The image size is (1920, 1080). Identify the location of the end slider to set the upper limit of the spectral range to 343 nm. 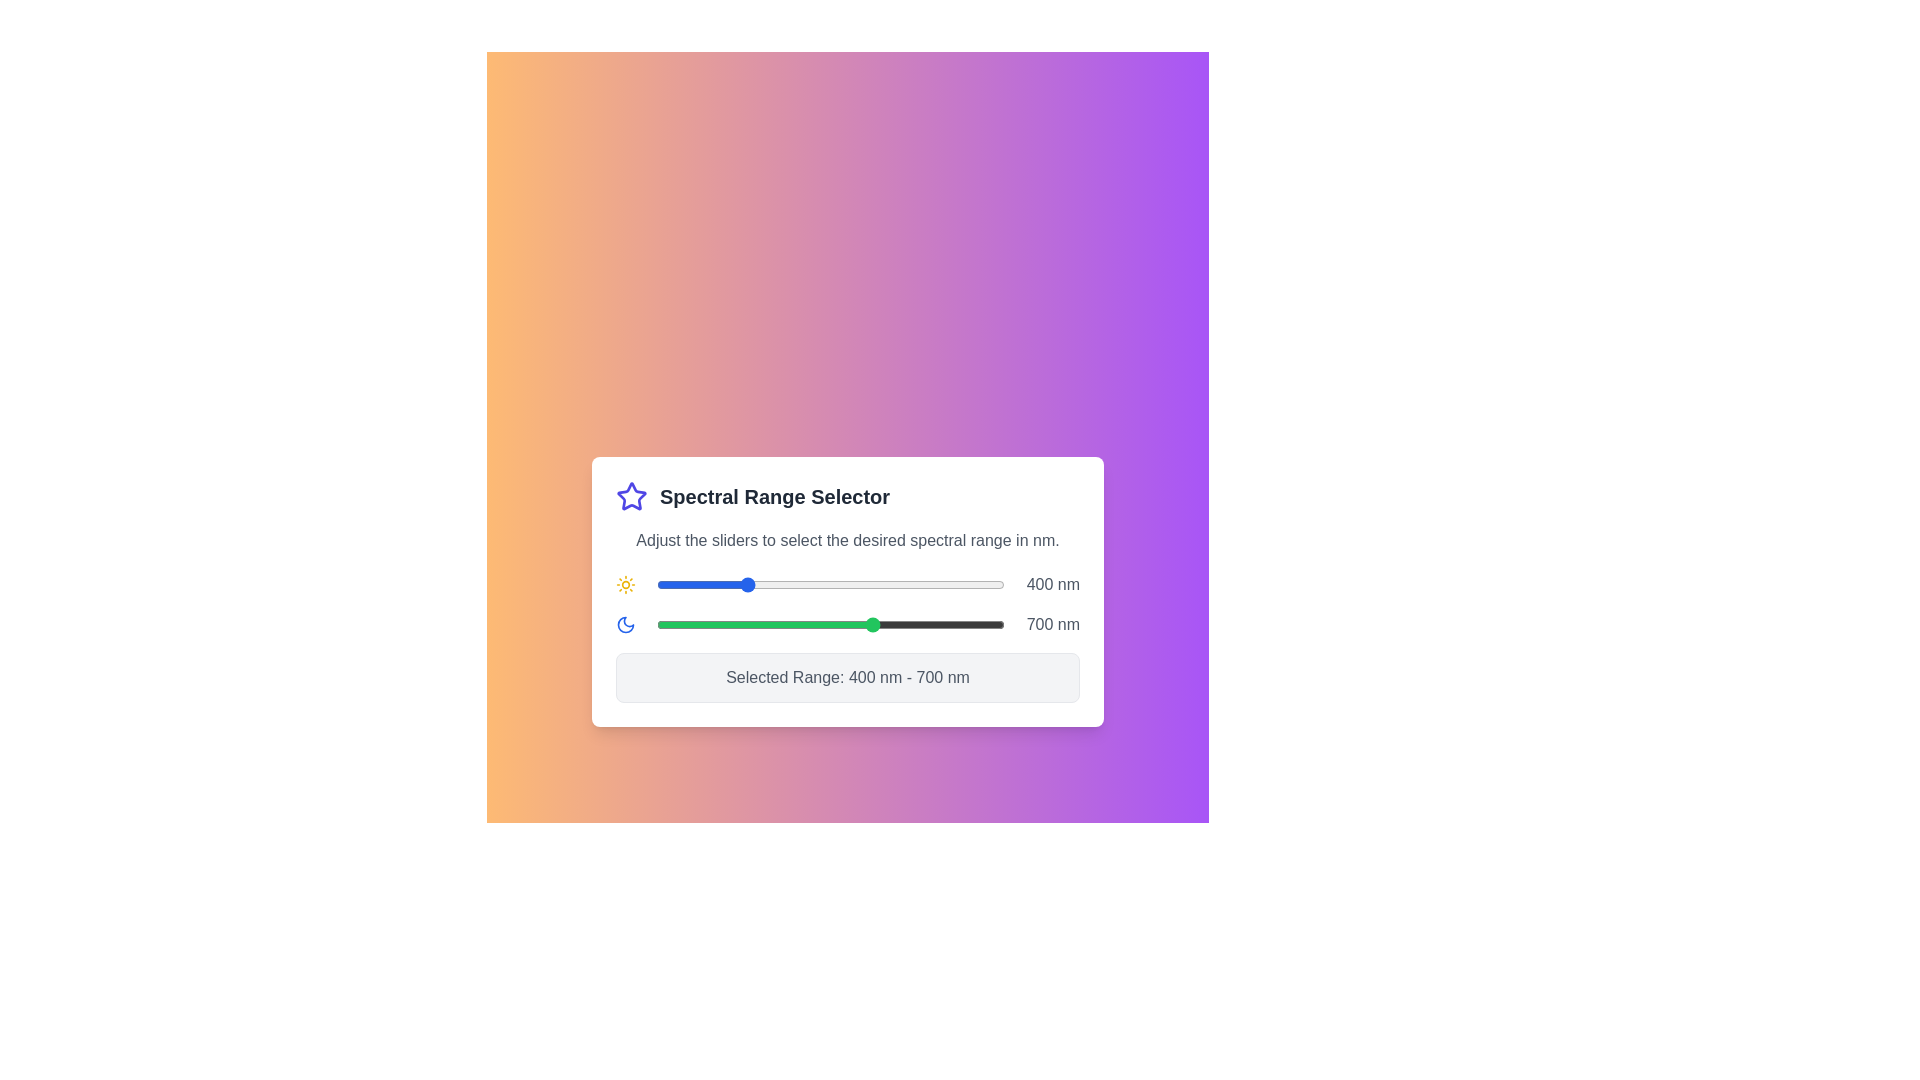
(719, 623).